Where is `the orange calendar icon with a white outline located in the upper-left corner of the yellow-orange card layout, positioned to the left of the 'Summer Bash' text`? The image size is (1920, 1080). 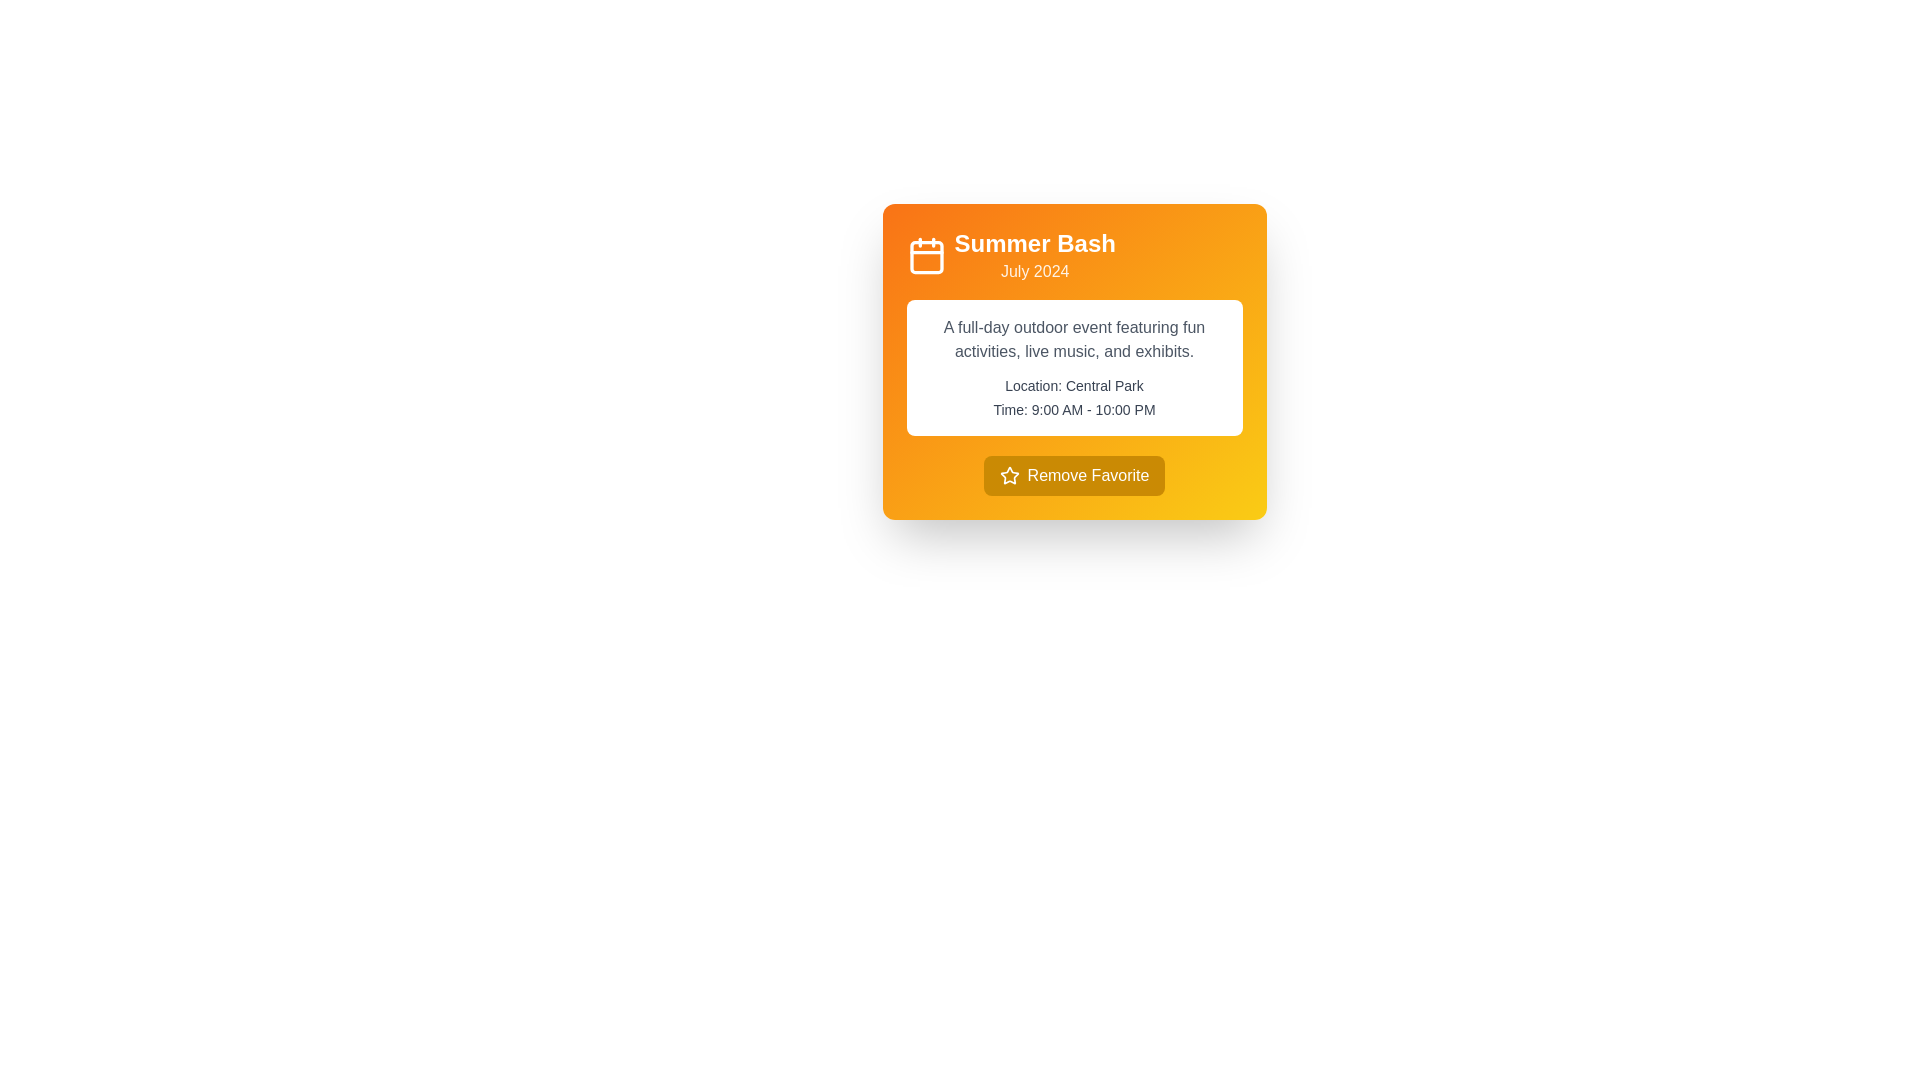
the orange calendar icon with a white outline located in the upper-left corner of the yellow-orange card layout, positioned to the left of the 'Summer Bash' text is located at coordinates (925, 254).